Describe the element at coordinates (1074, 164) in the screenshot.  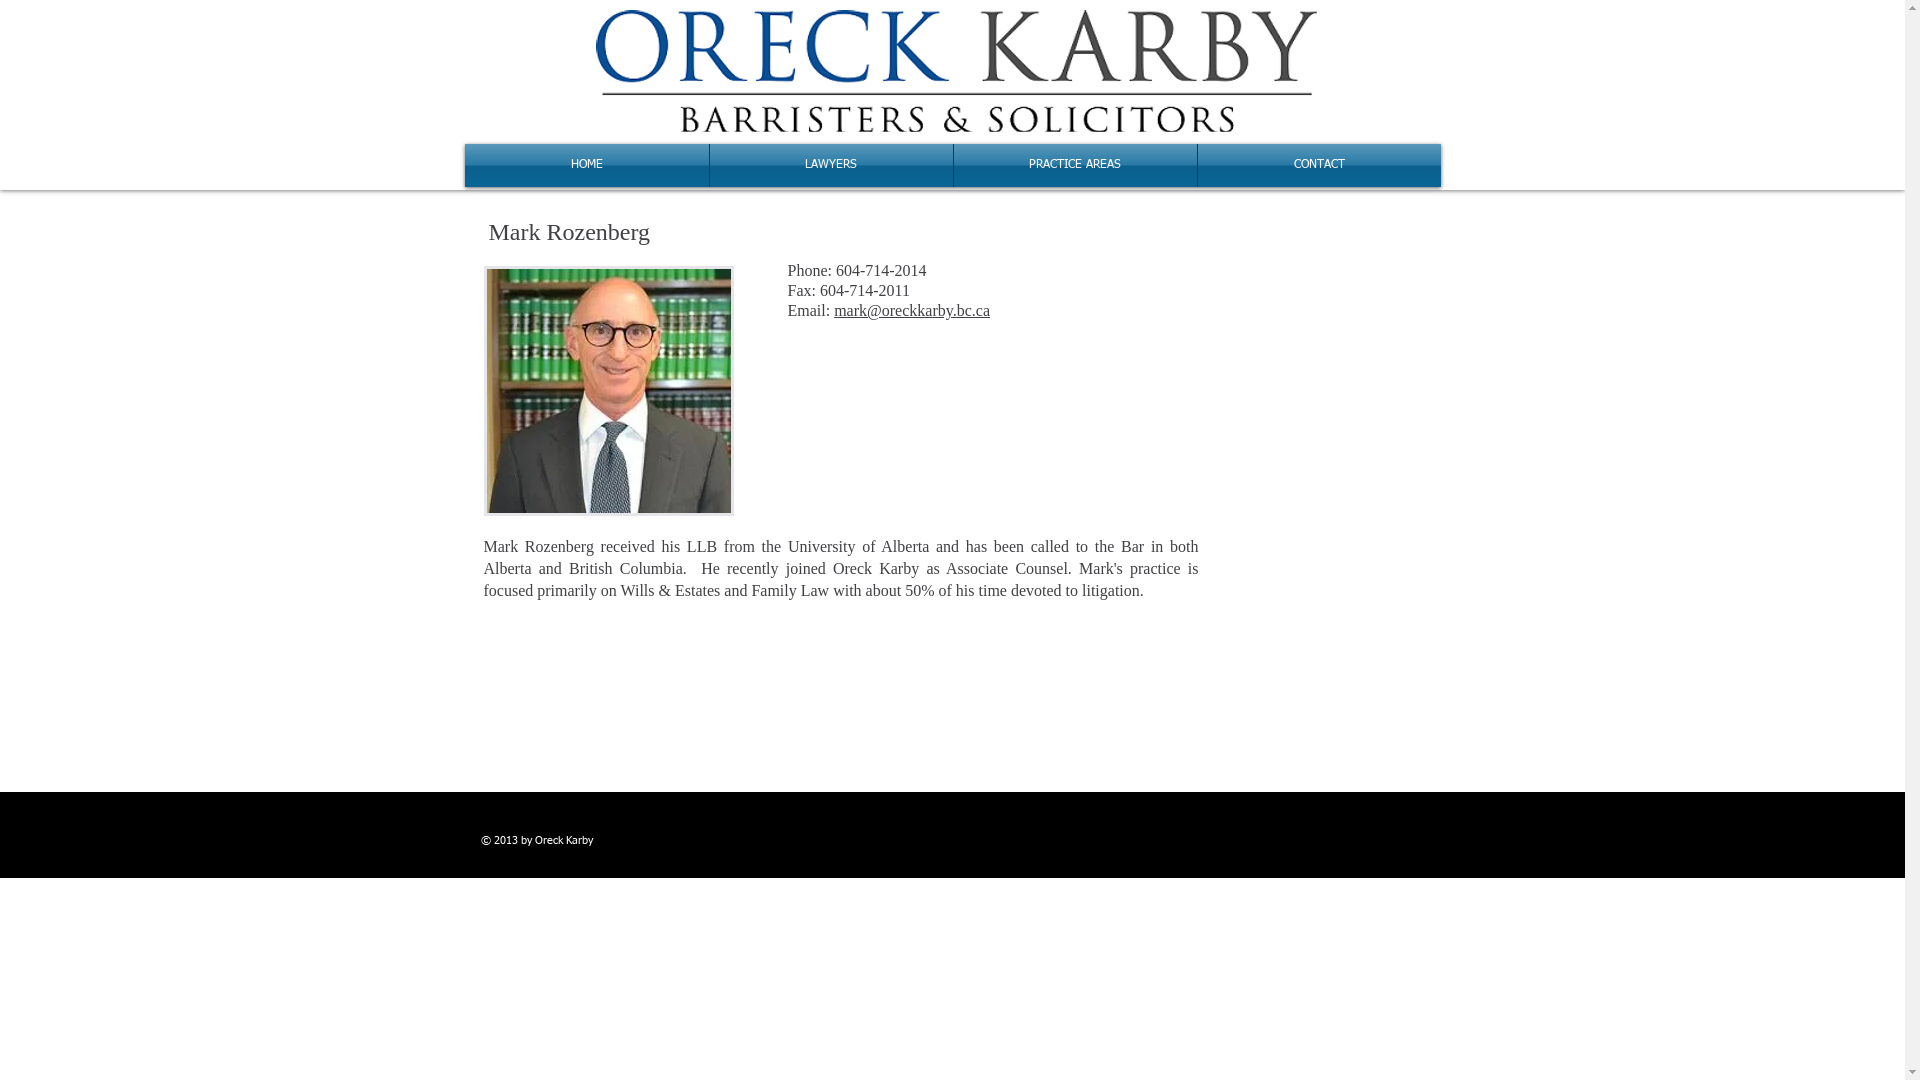
I see `'PRACTICE AREAS'` at that location.